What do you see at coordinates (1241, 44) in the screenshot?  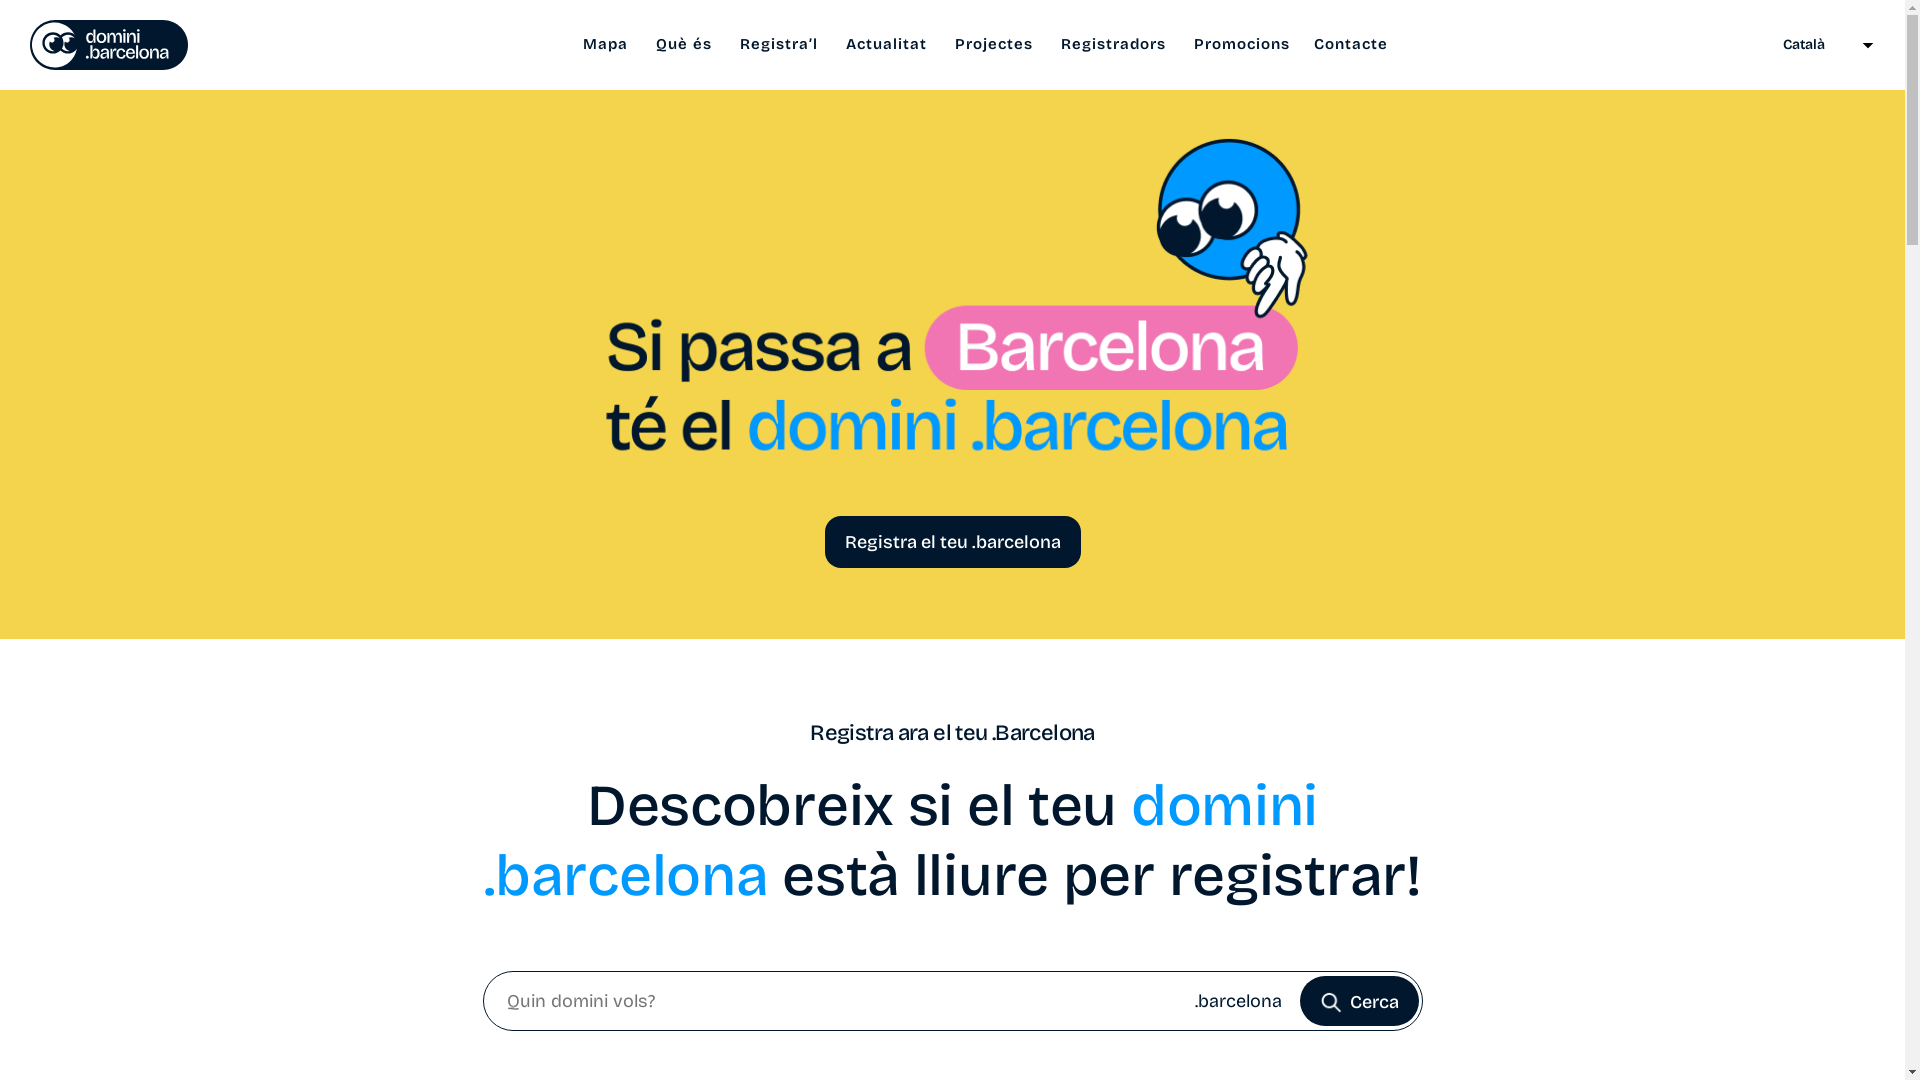 I see `'Promocions'` at bounding box center [1241, 44].